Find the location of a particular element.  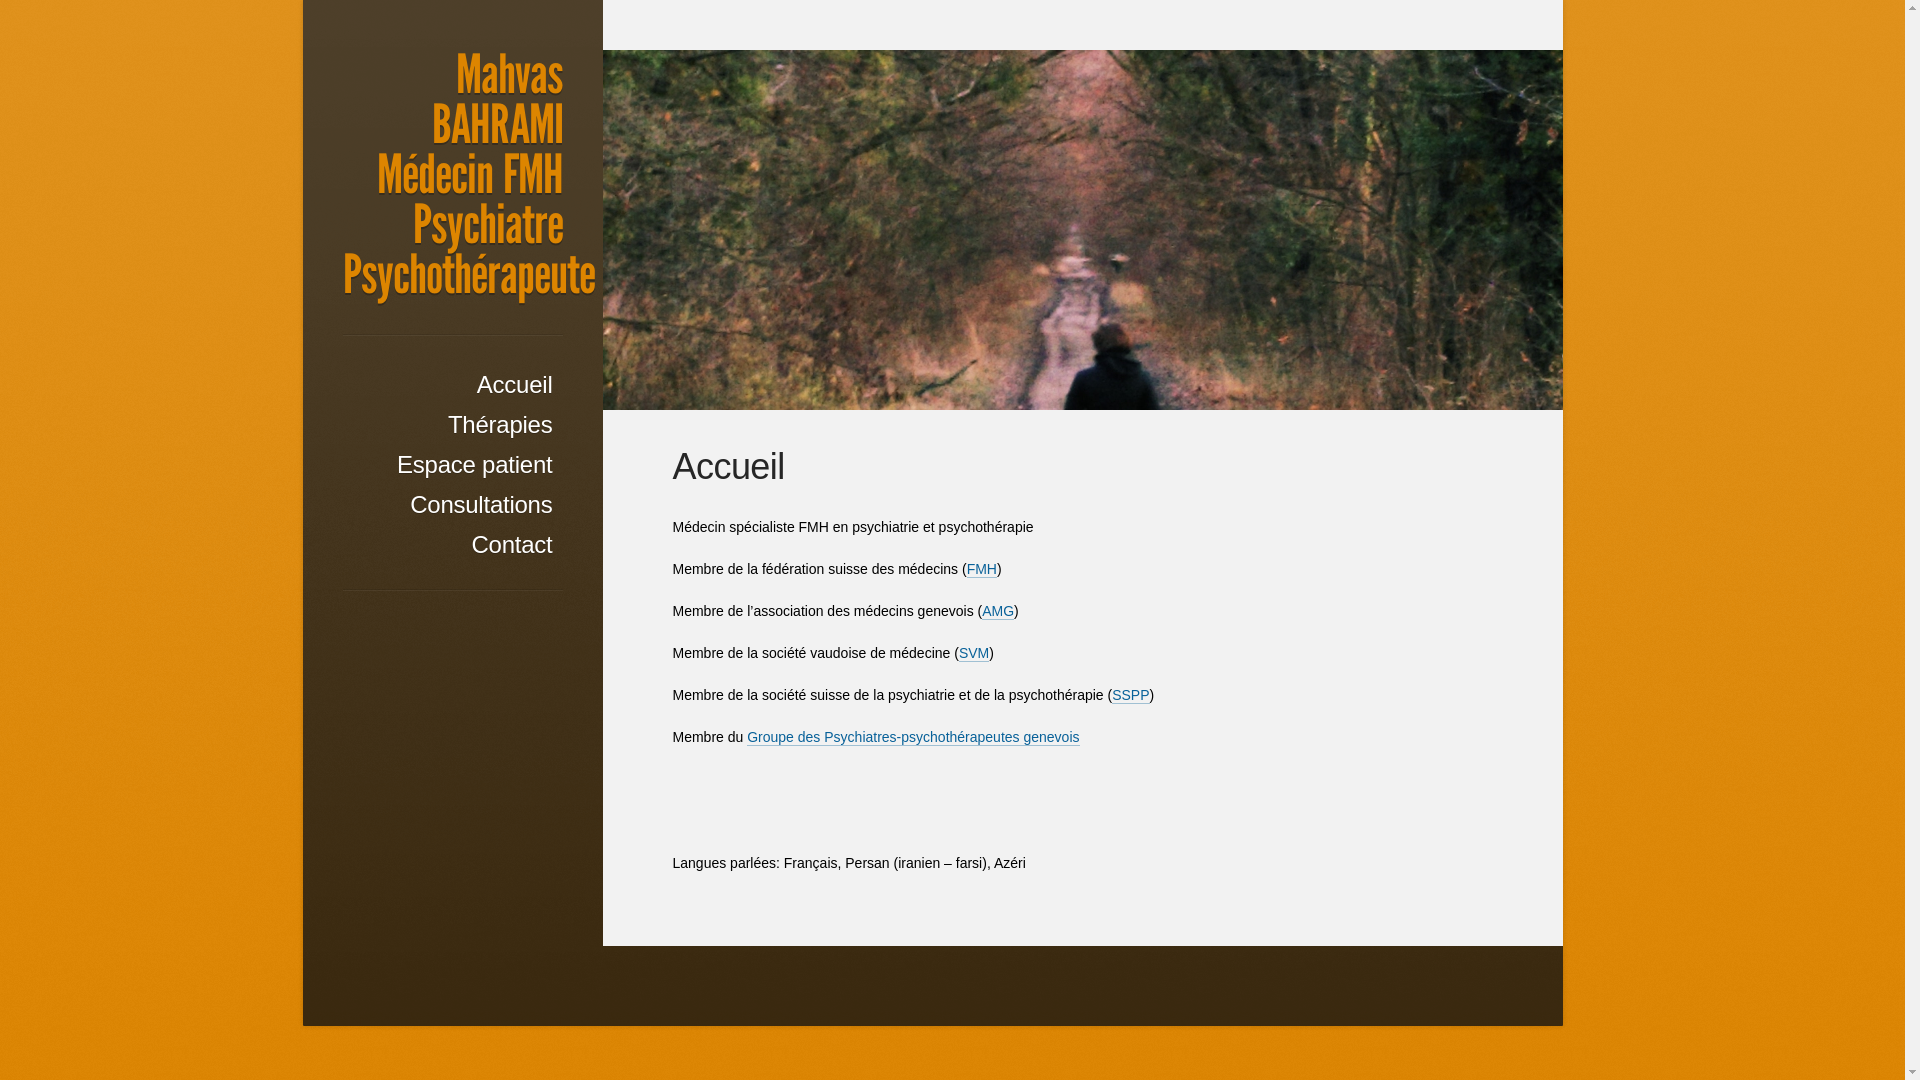

'FMH' is located at coordinates (982, 569).